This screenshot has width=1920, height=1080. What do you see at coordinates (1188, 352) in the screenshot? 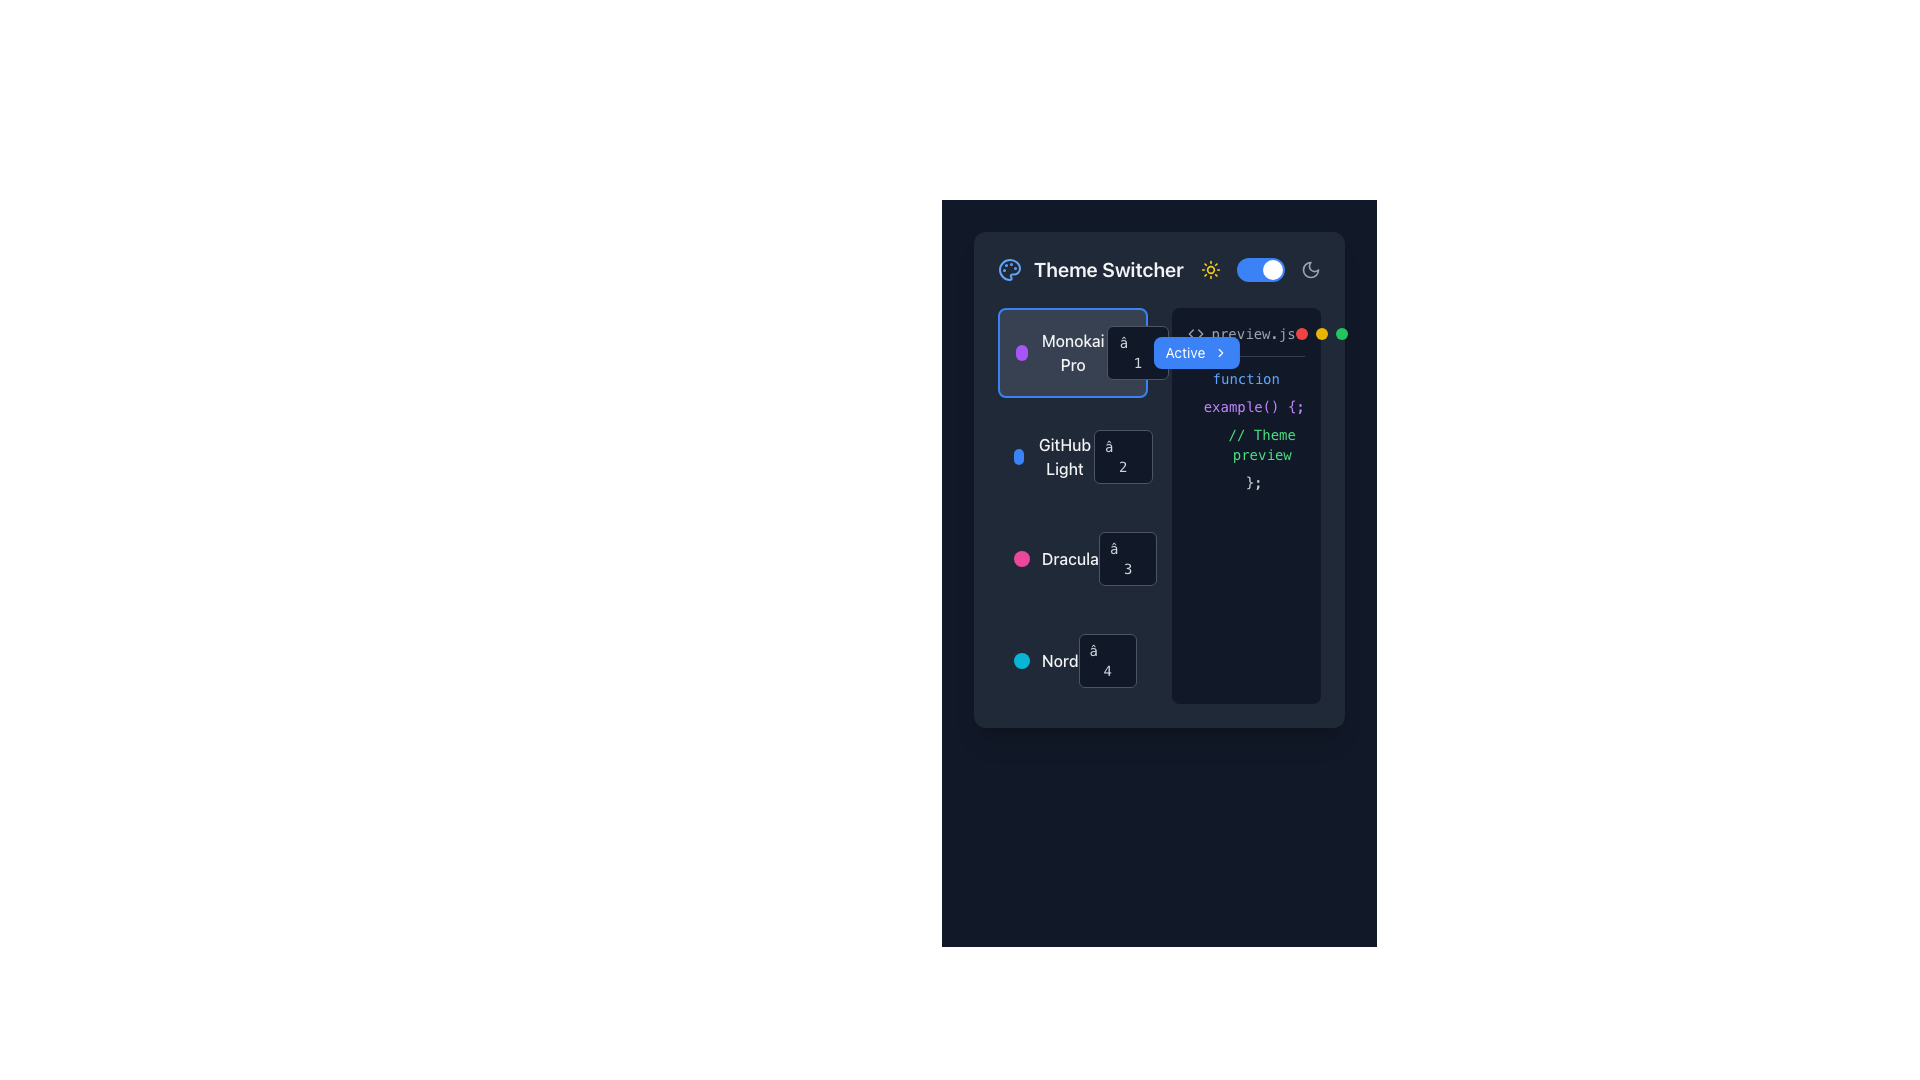
I see `the state of the active indicator icon for the 'Monokai Pro' theme option, which is positioned at the top left quadrant of the interface` at bounding box center [1188, 352].